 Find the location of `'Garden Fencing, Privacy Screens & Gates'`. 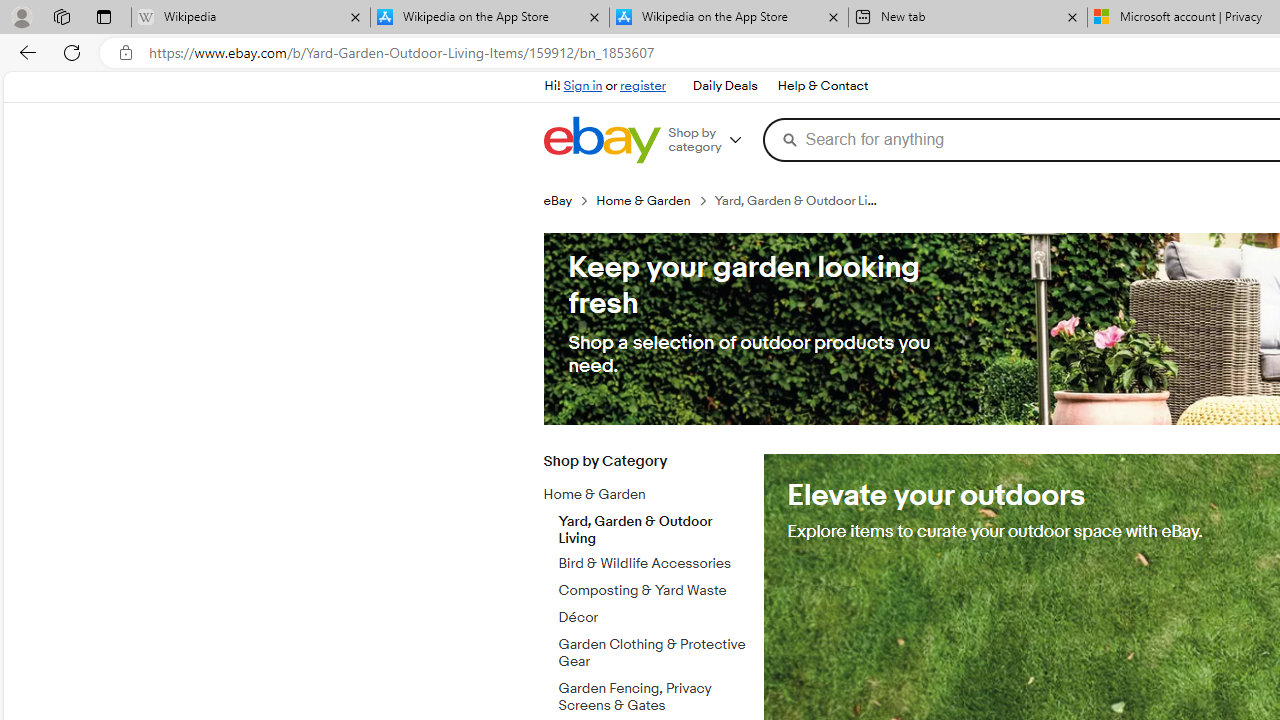

'Garden Fencing, Privacy Screens & Gates' is located at coordinates (653, 692).